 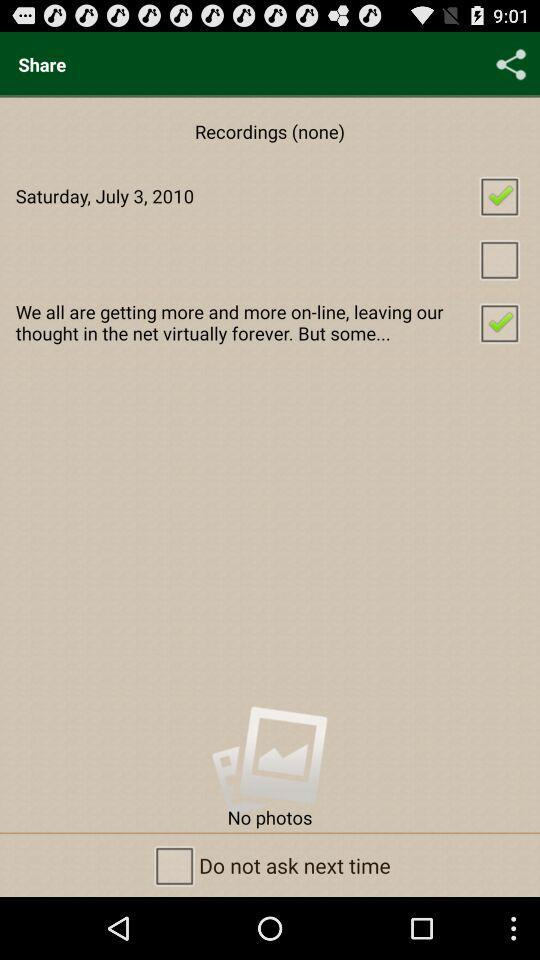 I want to click on saturday july 3 checkbox, so click(x=270, y=195).